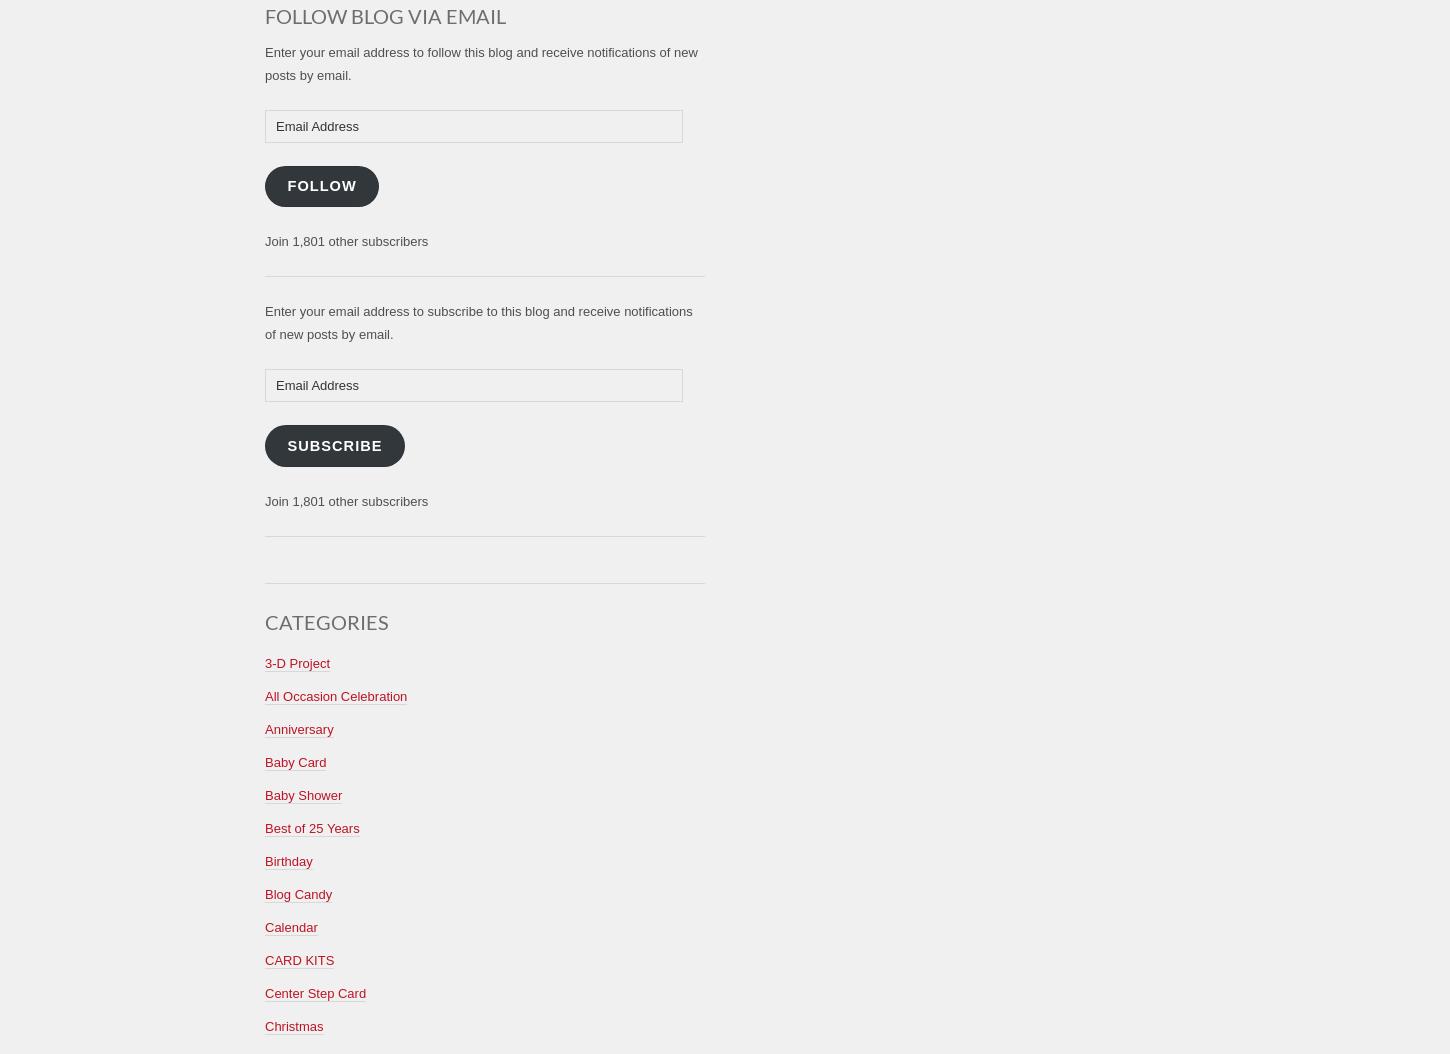  I want to click on 'Follow Blog via Email', so click(265, 14).